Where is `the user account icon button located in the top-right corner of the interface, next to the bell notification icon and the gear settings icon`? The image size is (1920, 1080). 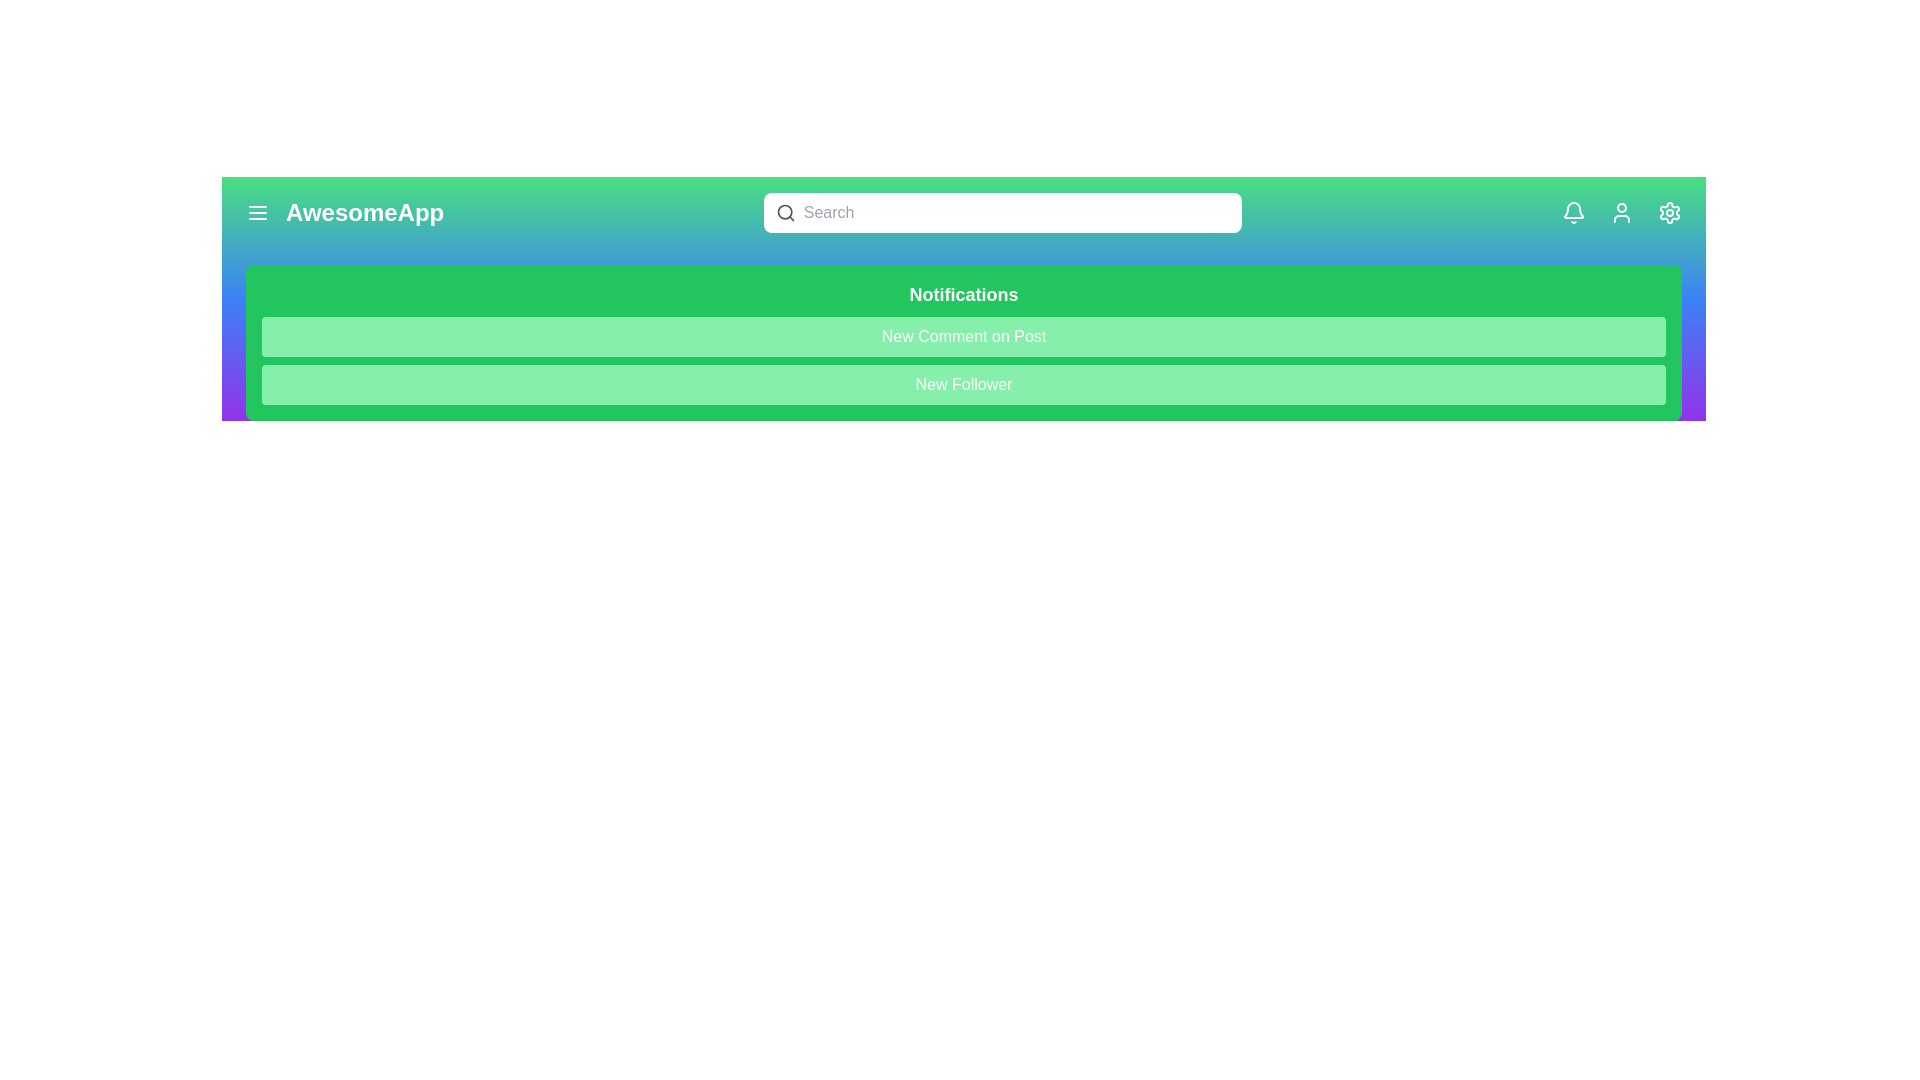 the user account icon button located in the top-right corner of the interface, next to the bell notification icon and the gear settings icon is located at coordinates (1622, 212).